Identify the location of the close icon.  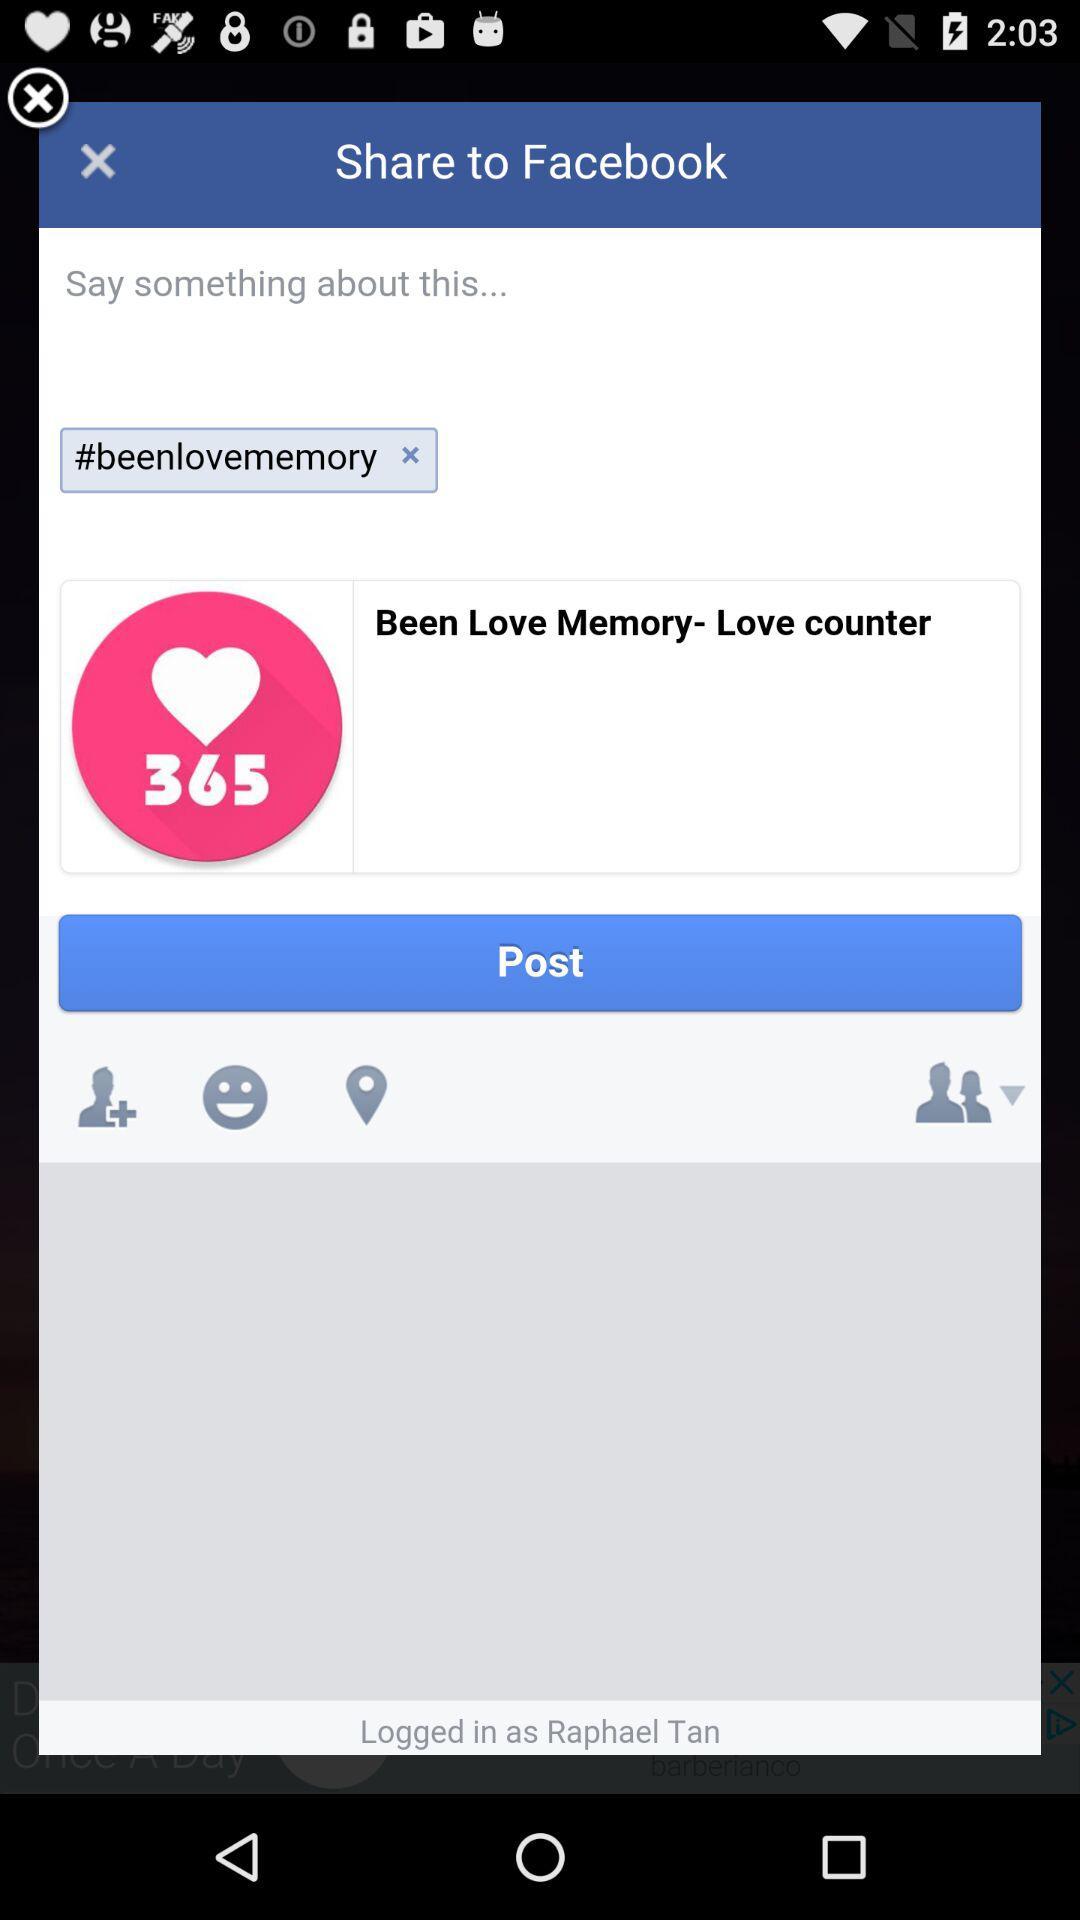
(38, 107).